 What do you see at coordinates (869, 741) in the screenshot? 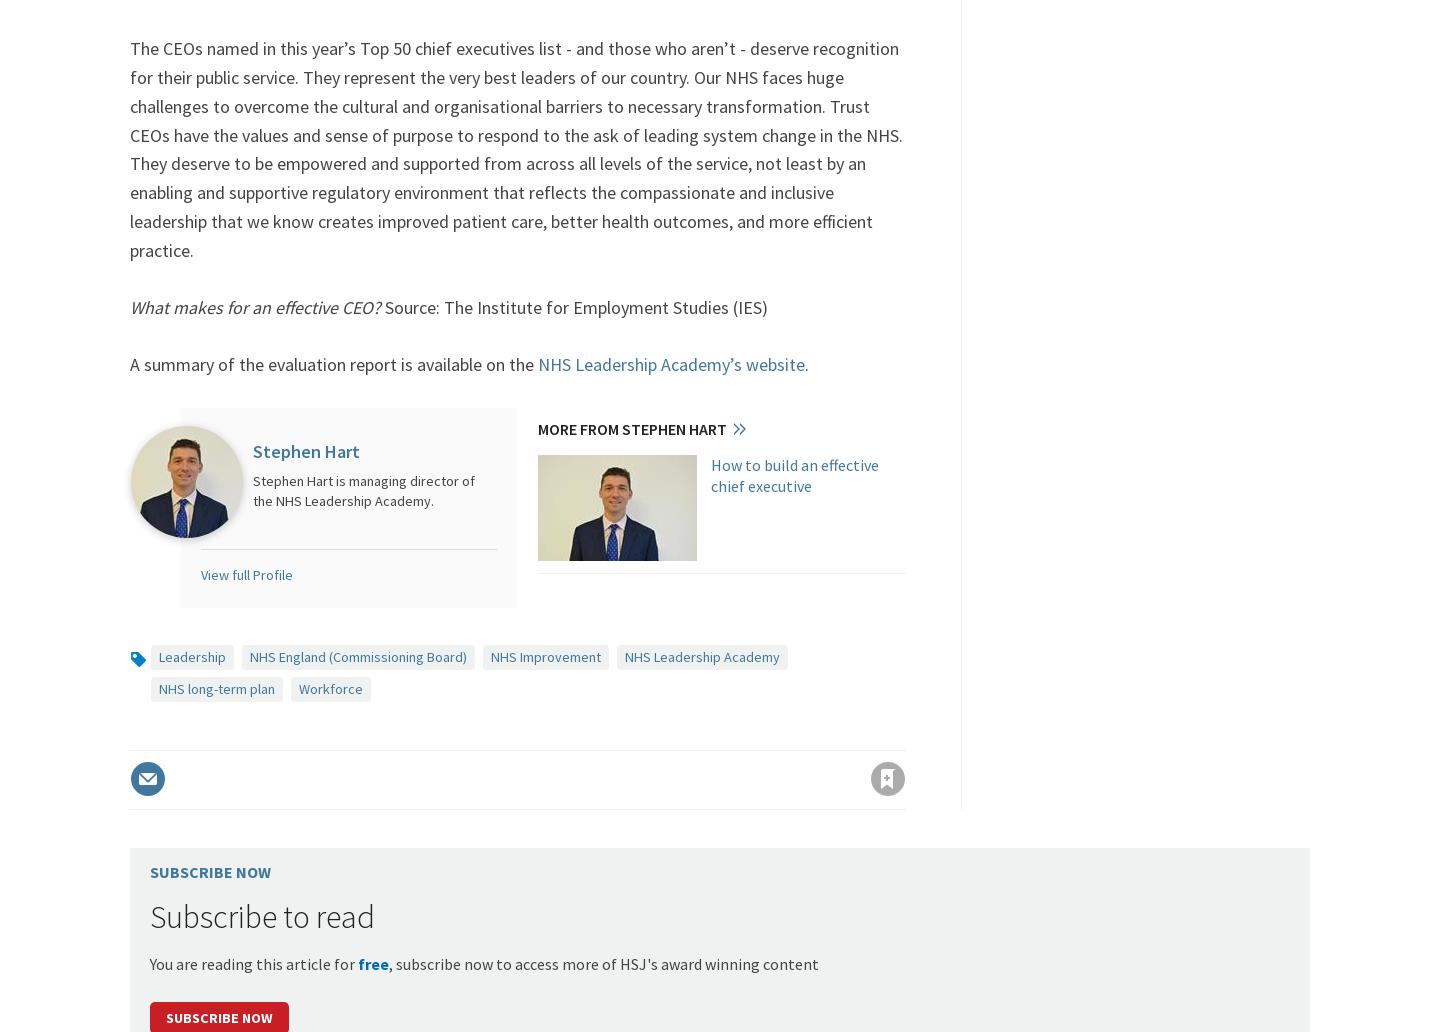
I see `'Save article'` at bounding box center [869, 741].